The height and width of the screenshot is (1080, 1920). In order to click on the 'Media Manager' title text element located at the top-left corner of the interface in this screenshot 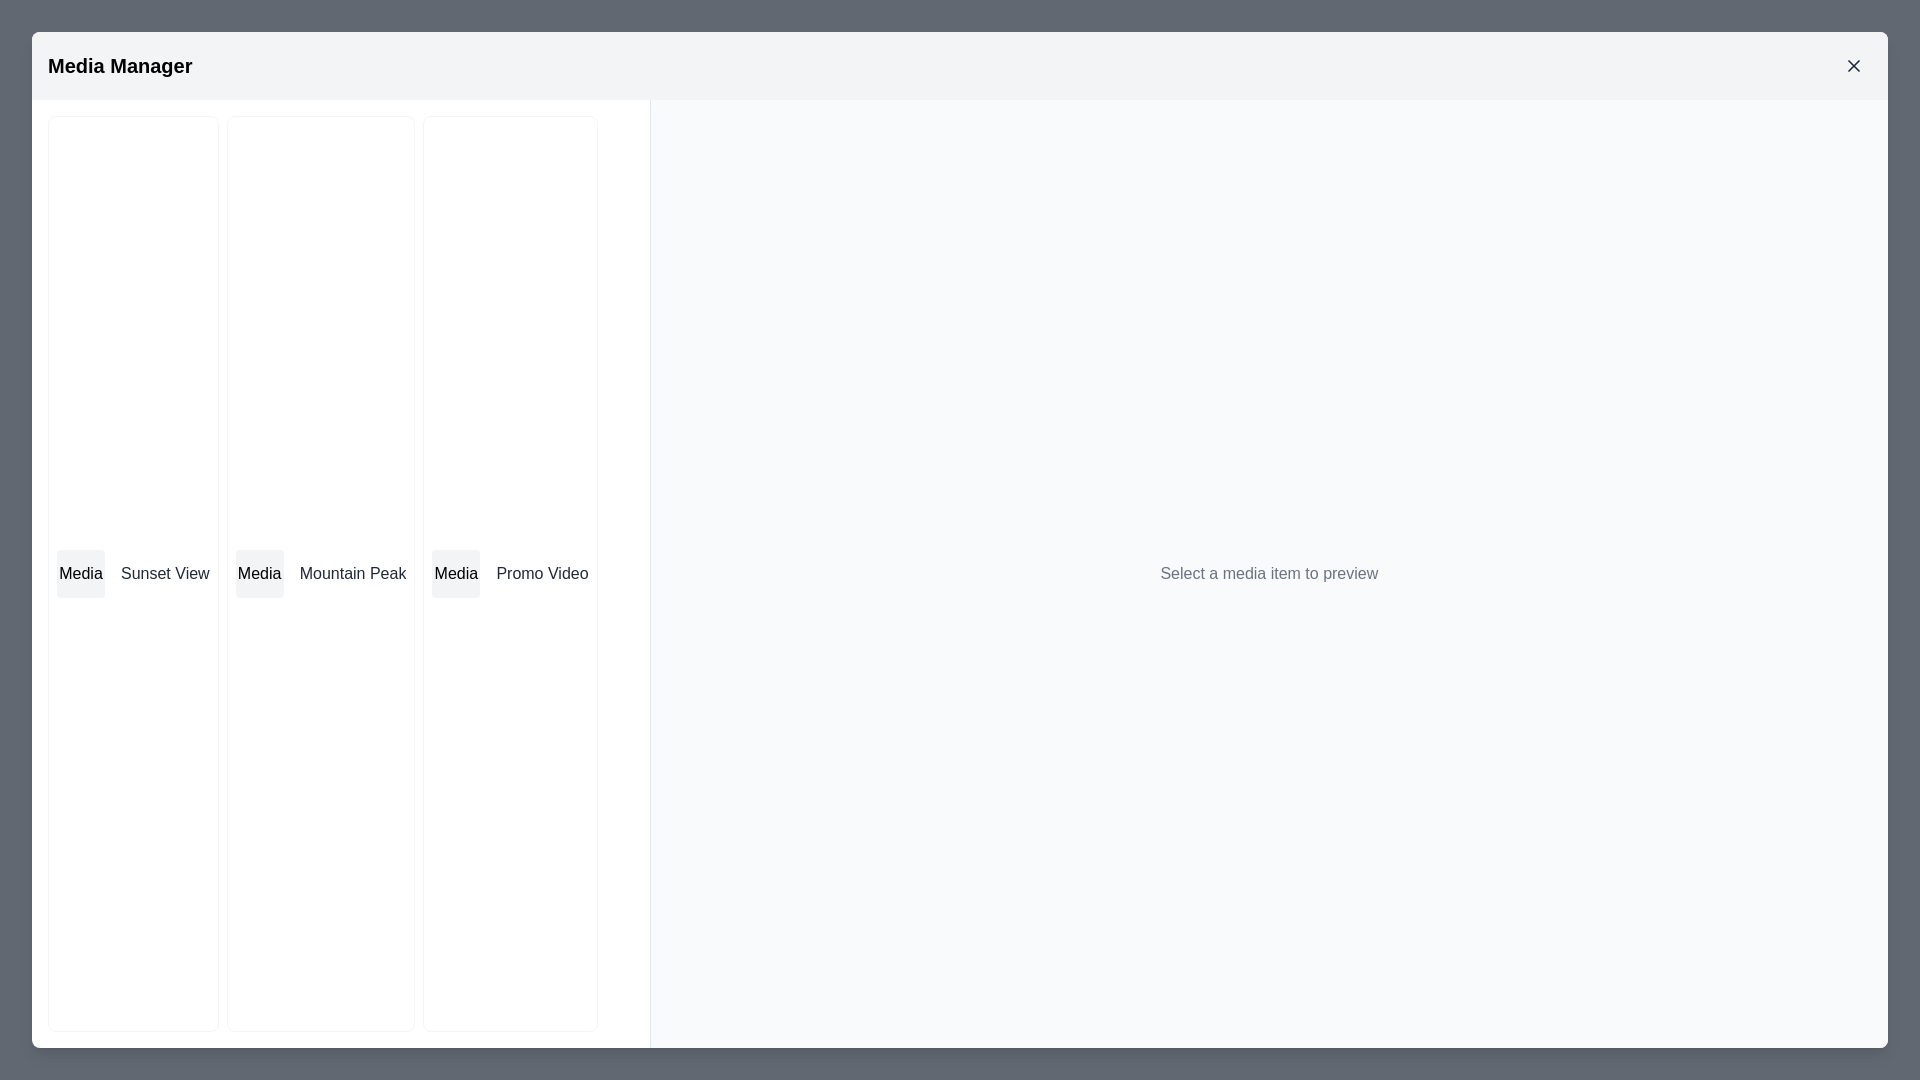, I will do `click(119, 64)`.